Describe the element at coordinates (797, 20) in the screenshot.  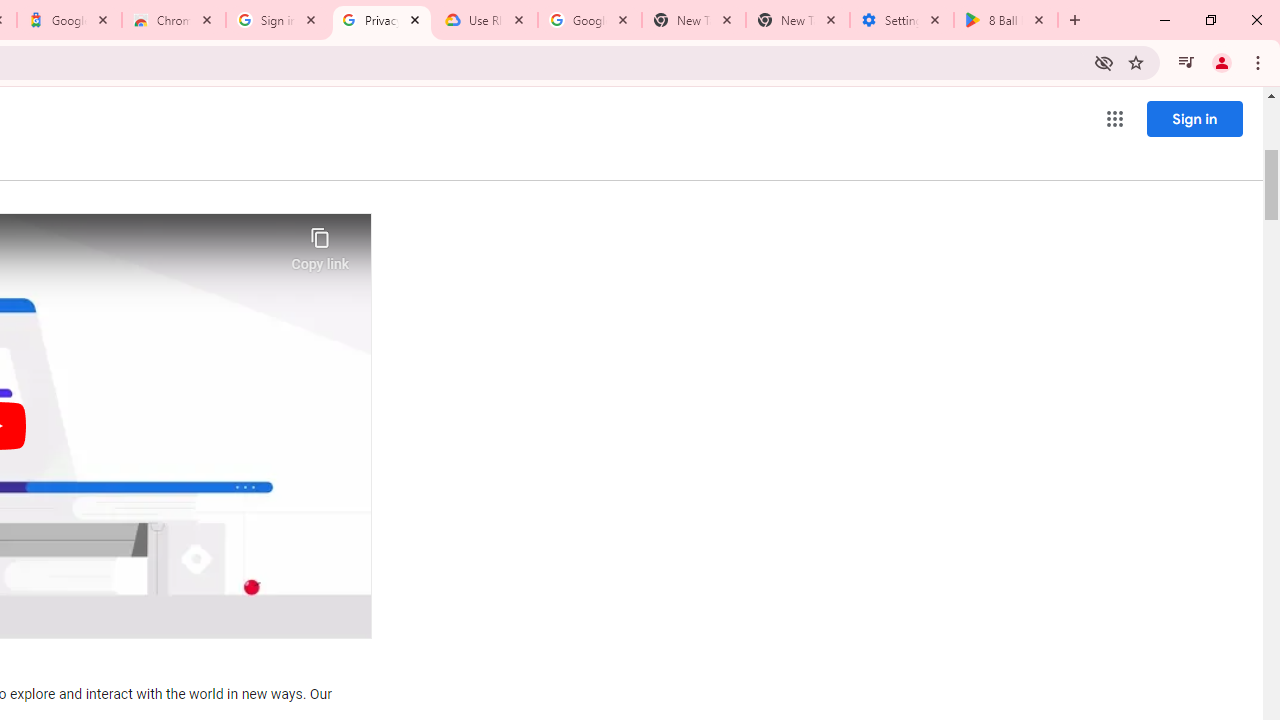
I see `'New Tab'` at that location.